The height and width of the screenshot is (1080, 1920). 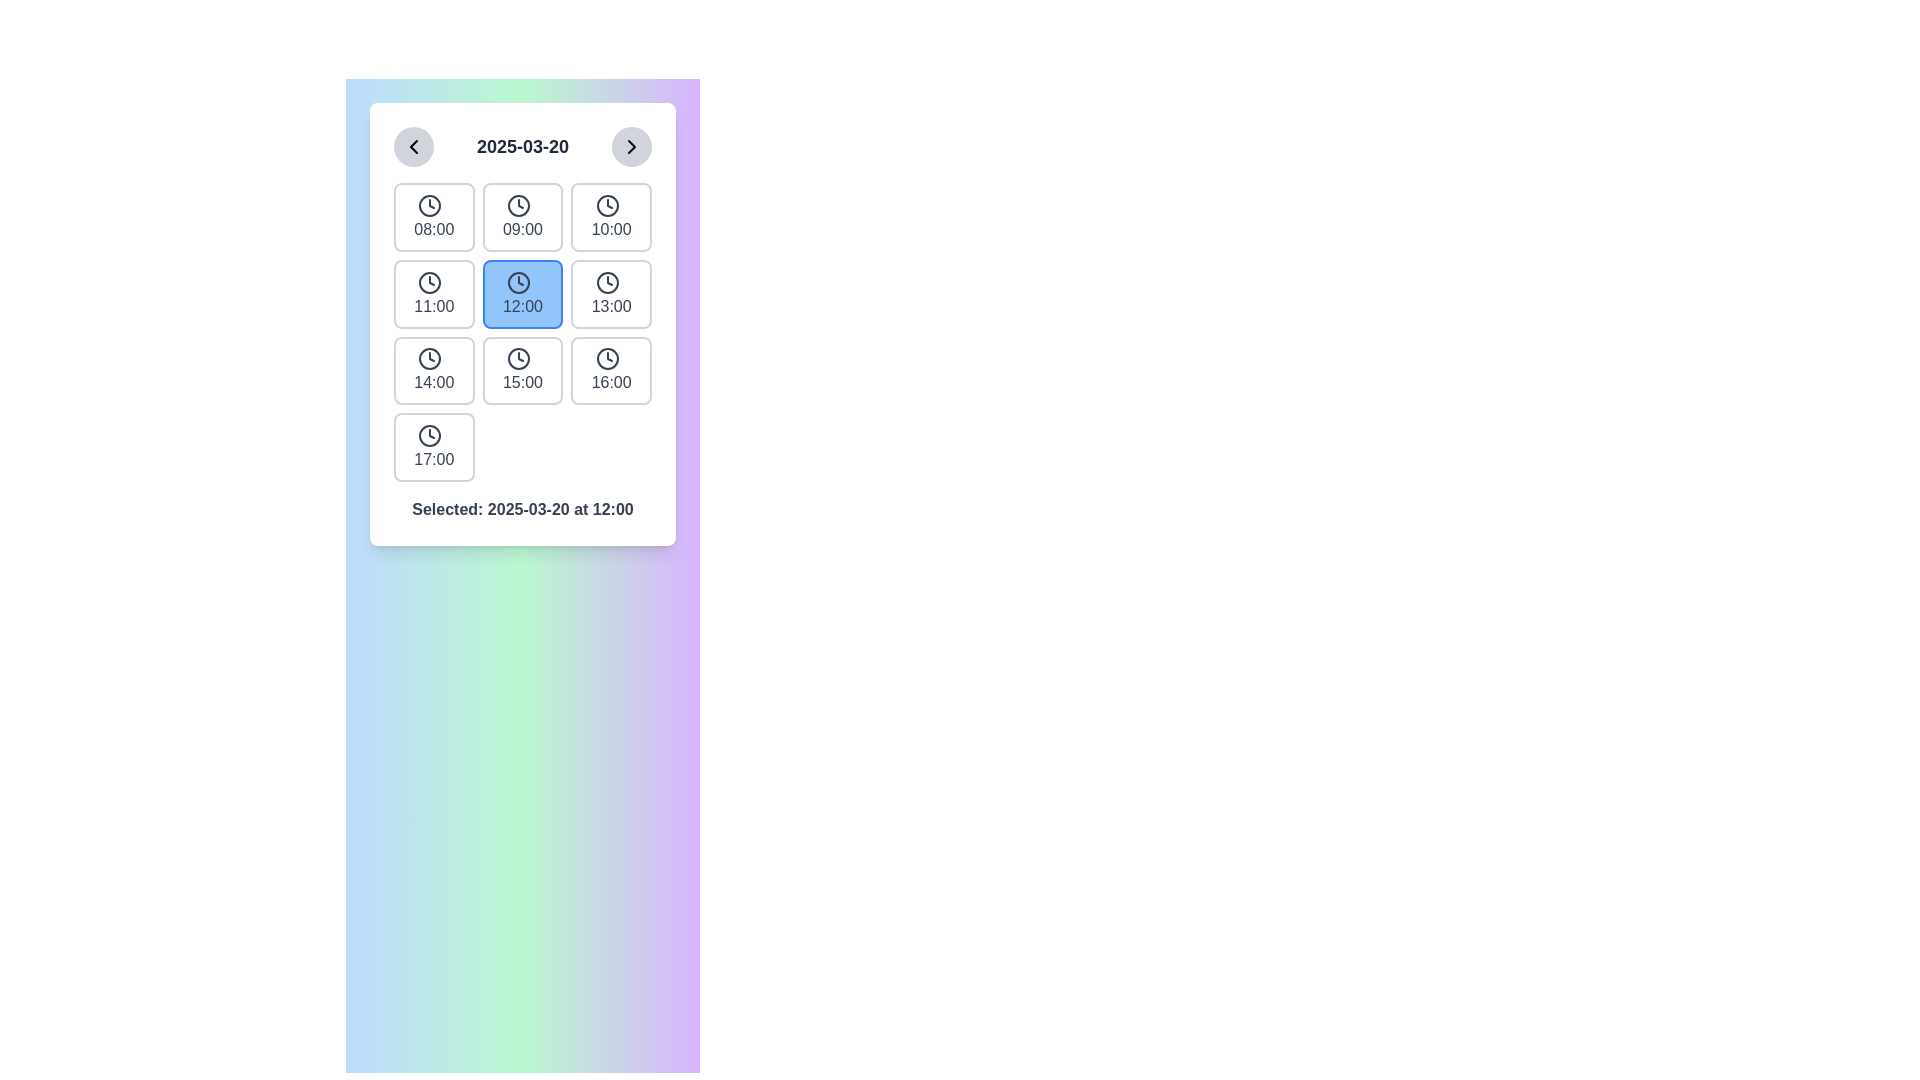 What do you see at coordinates (412, 145) in the screenshot?
I see `the navigational icon within the rounded button located in the top-left corner of the date selection interface to go to the previous date` at bounding box center [412, 145].